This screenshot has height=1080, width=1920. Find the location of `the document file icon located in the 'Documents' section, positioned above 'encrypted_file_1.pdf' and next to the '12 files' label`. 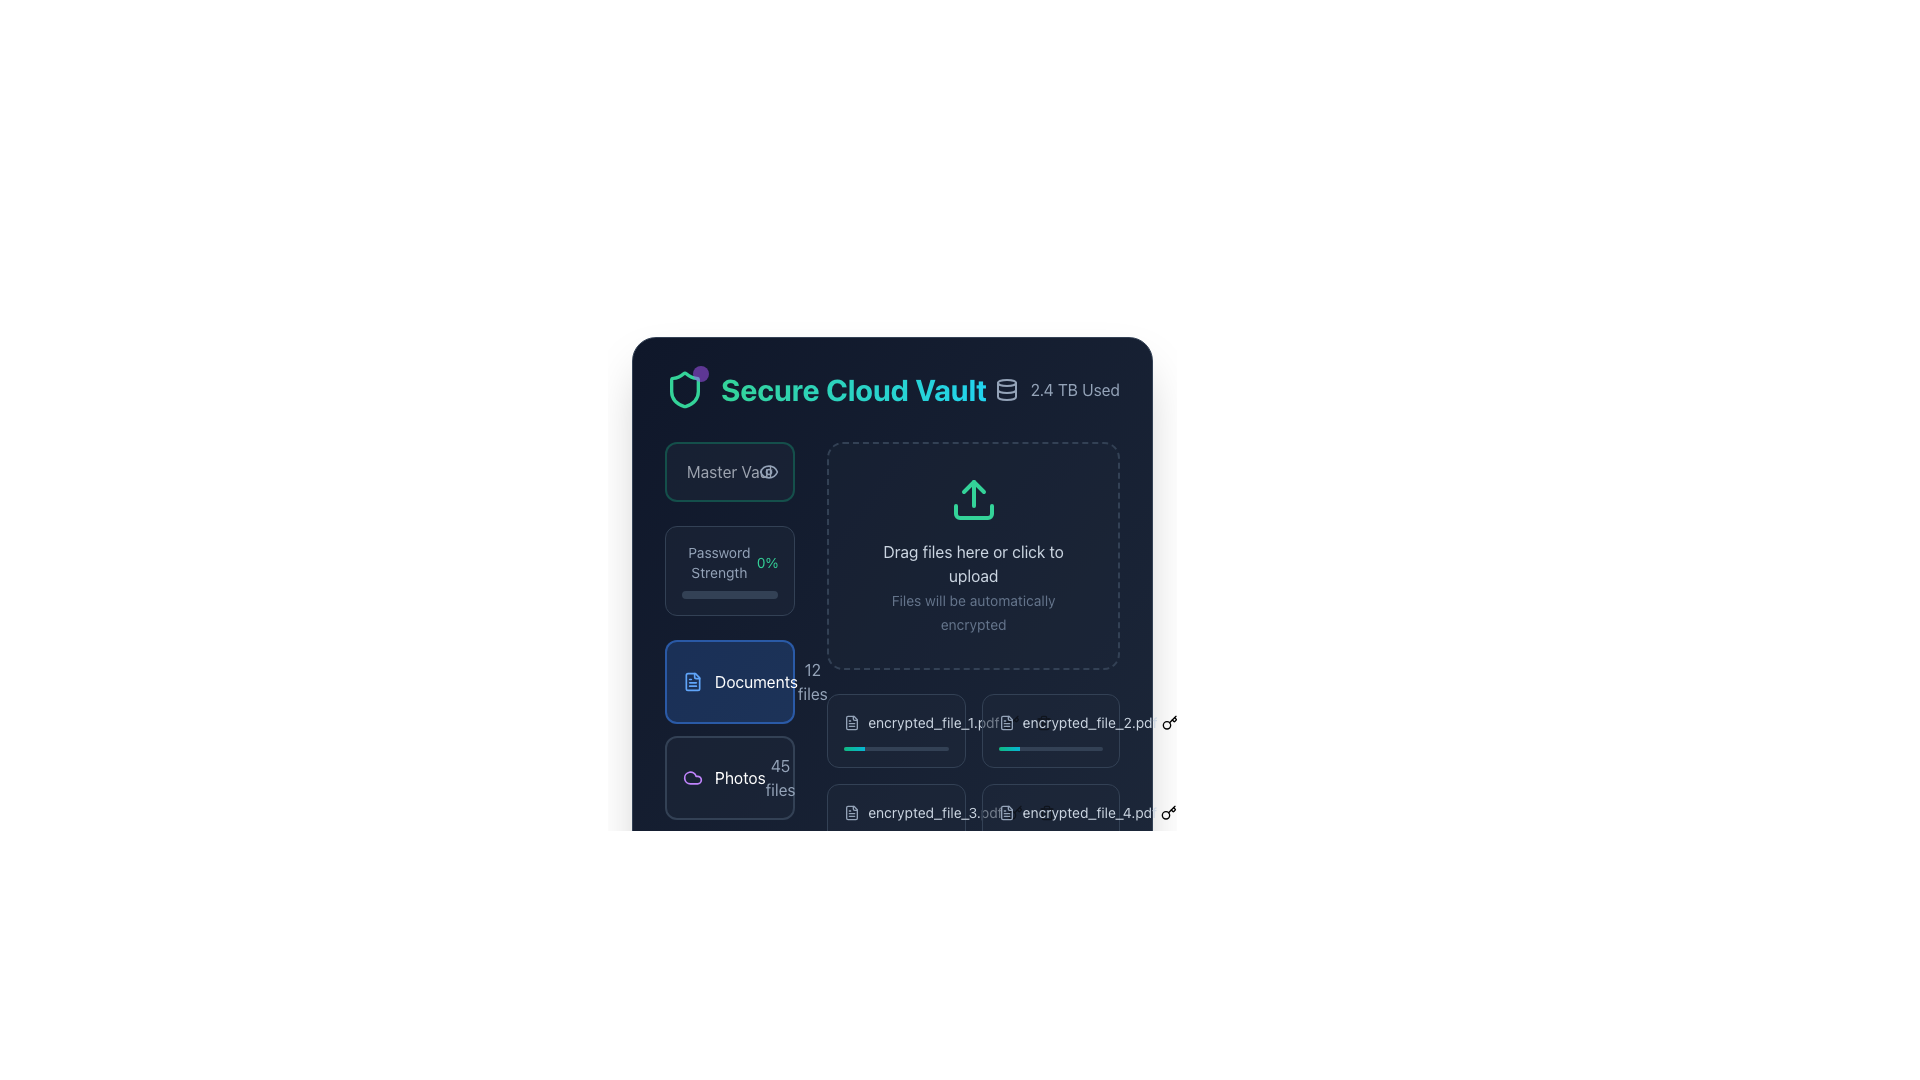

the document file icon located in the 'Documents' section, positioned above 'encrypted_file_1.pdf' and next to the '12 files' label is located at coordinates (852, 722).